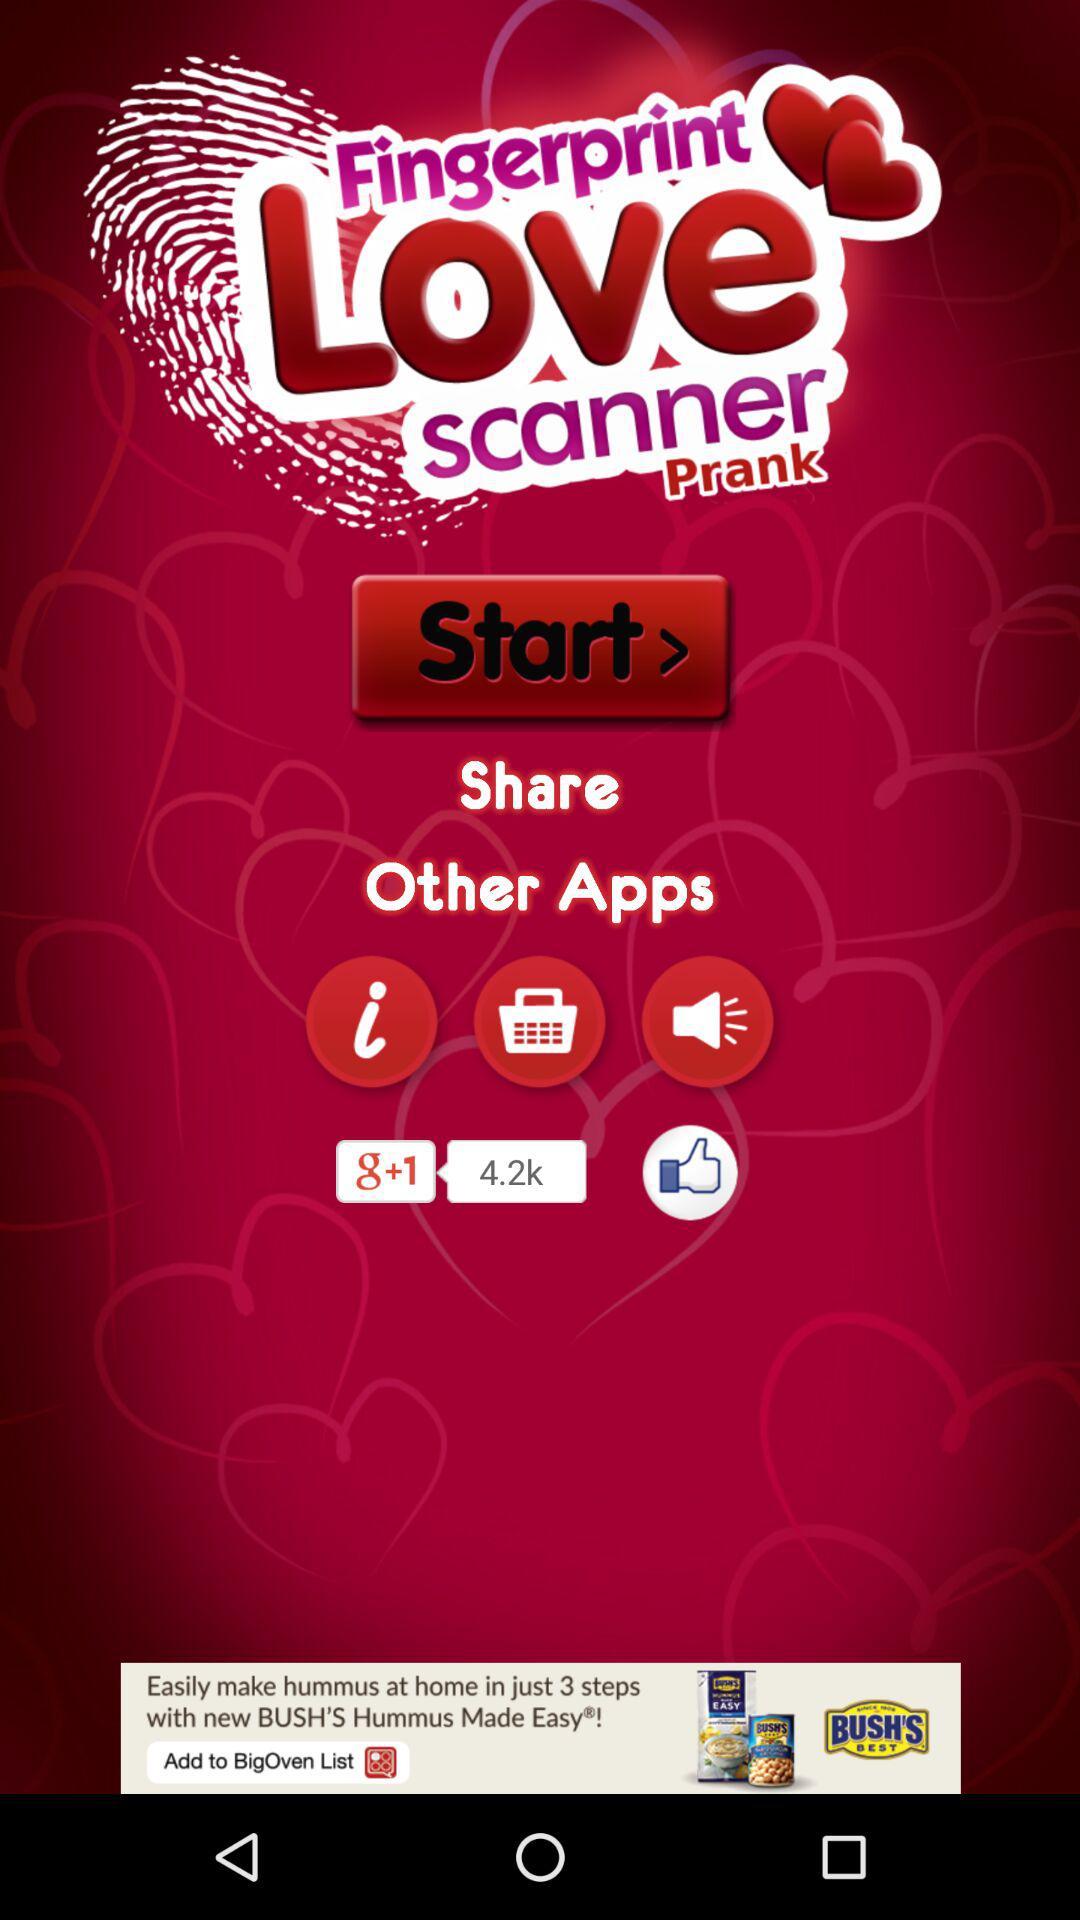 This screenshot has height=1920, width=1080. Describe the element at coordinates (690, 1171) in the screenshot. I see `like` at that location.